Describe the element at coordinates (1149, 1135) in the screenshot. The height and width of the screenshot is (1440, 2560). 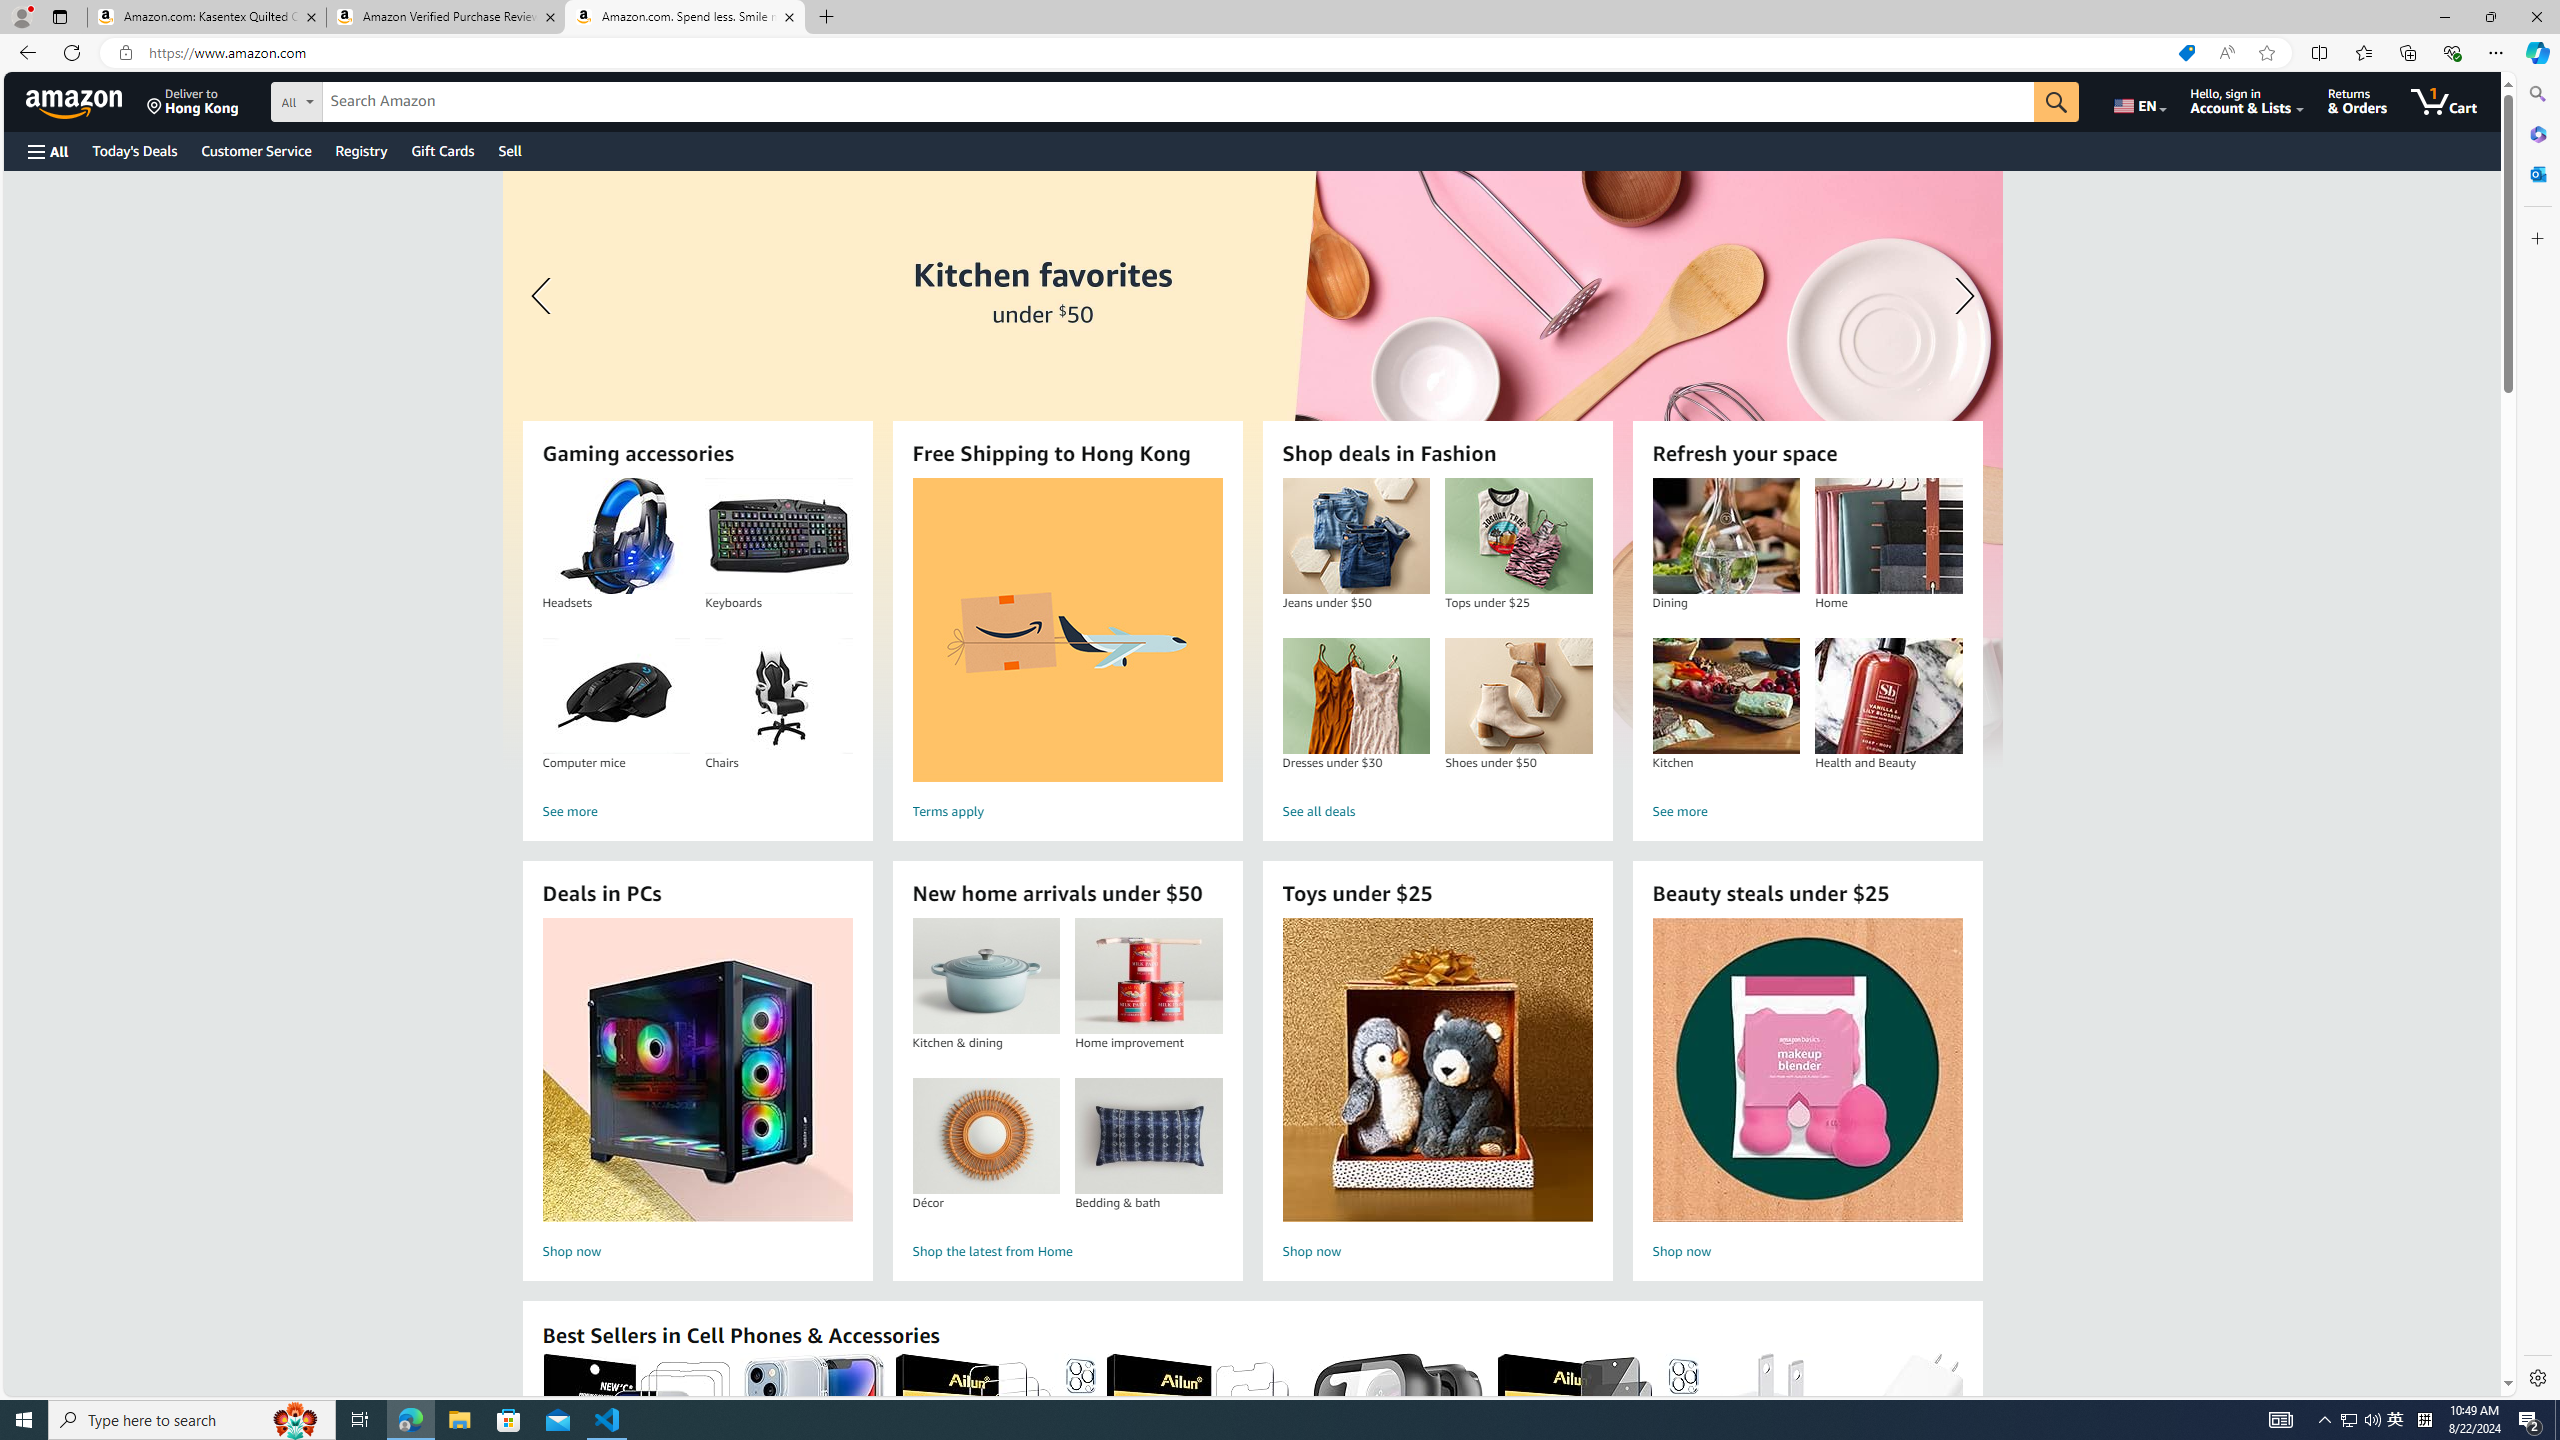
I see `'Bedding & bath'` at that location.